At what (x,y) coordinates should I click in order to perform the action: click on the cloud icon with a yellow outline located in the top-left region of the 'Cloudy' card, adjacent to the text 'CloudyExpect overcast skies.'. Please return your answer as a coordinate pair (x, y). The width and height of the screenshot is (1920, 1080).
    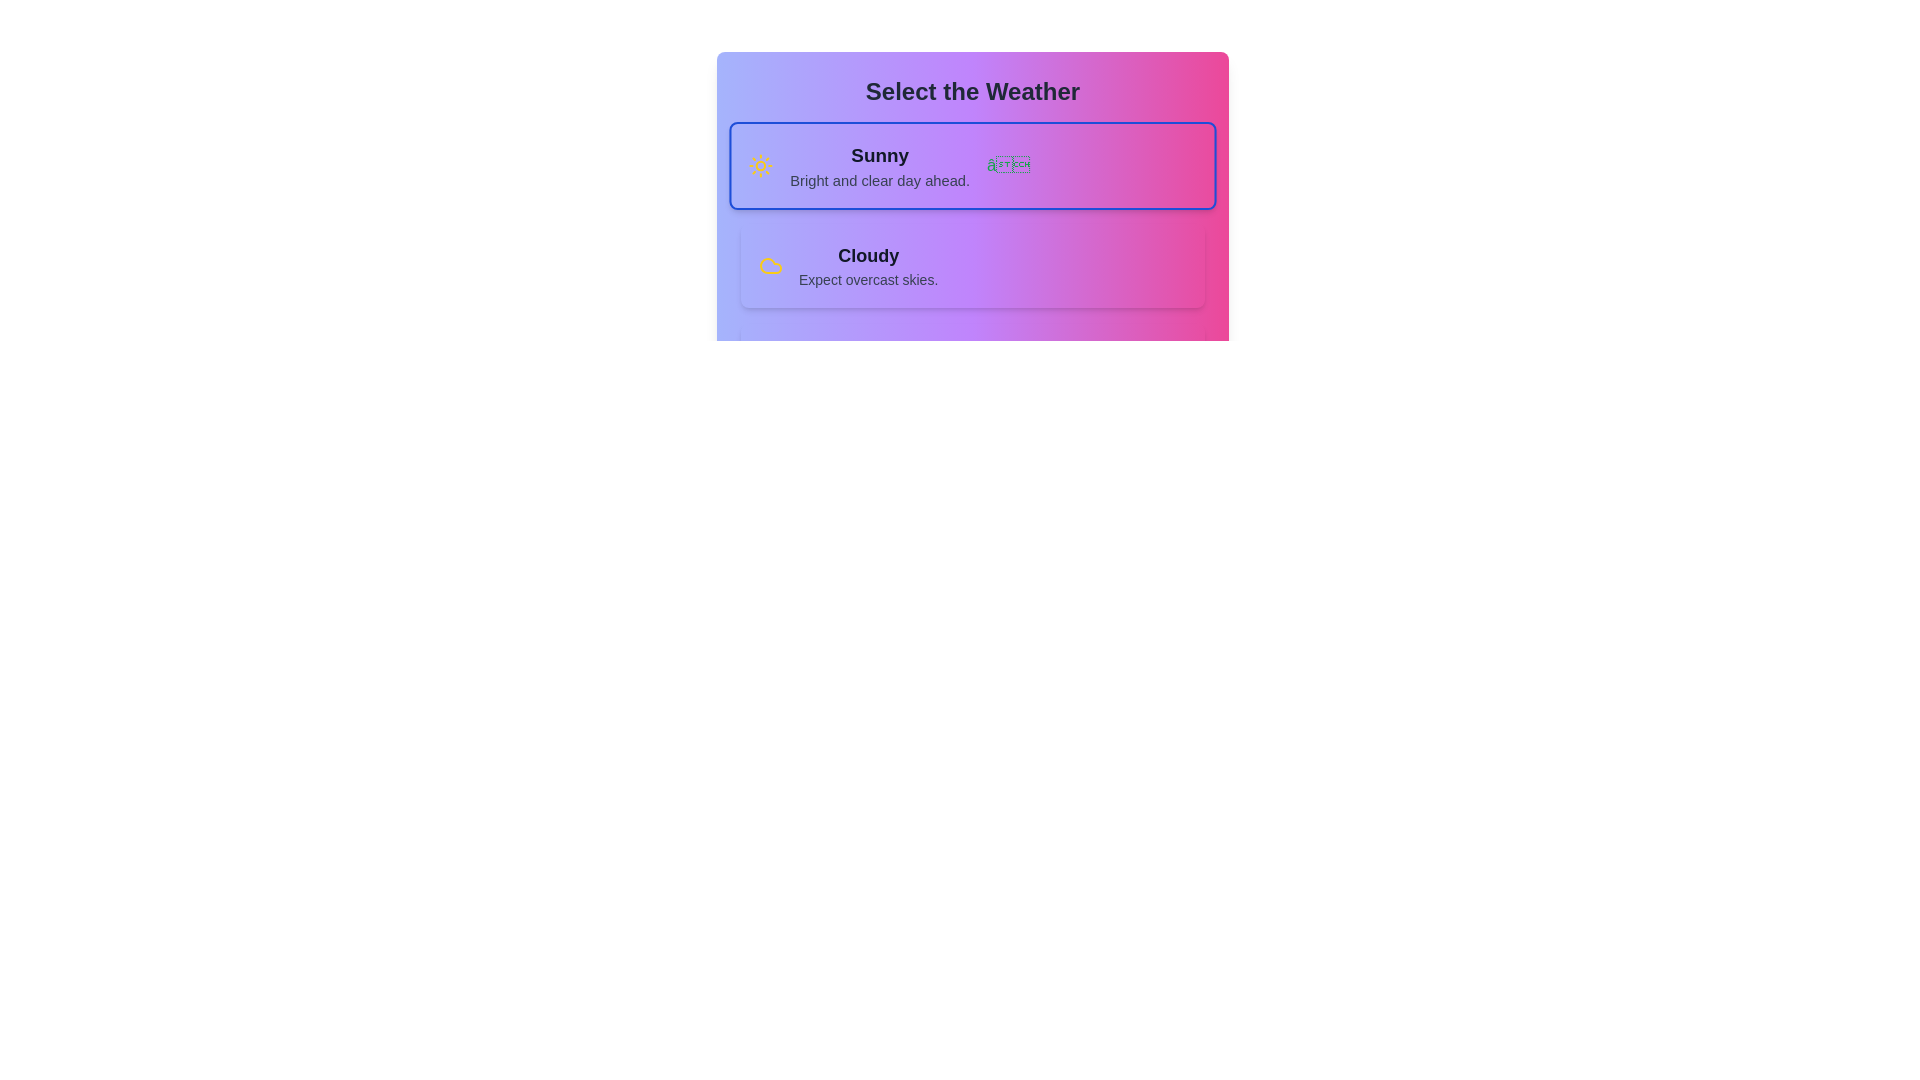
    Looking at the image, I should click on (770, 265).